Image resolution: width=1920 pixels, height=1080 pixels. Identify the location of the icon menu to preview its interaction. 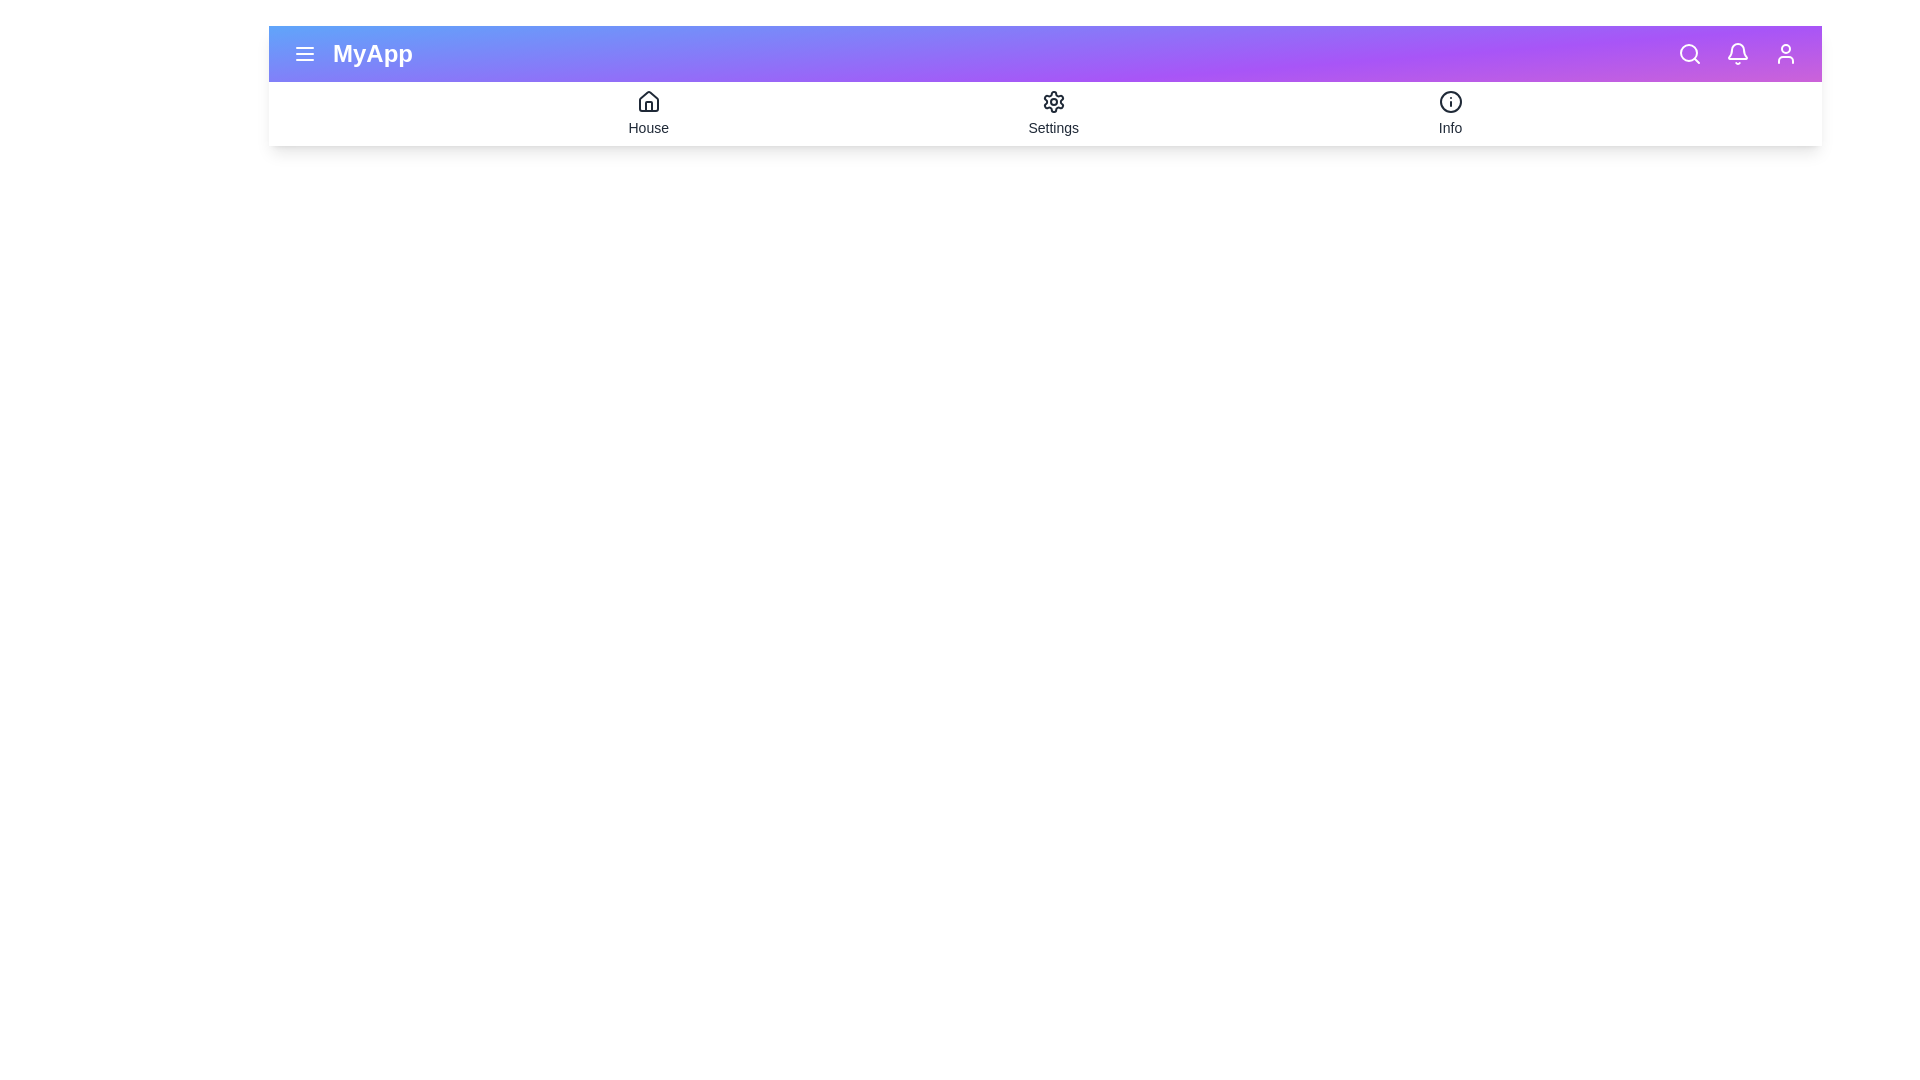
(304, 53).